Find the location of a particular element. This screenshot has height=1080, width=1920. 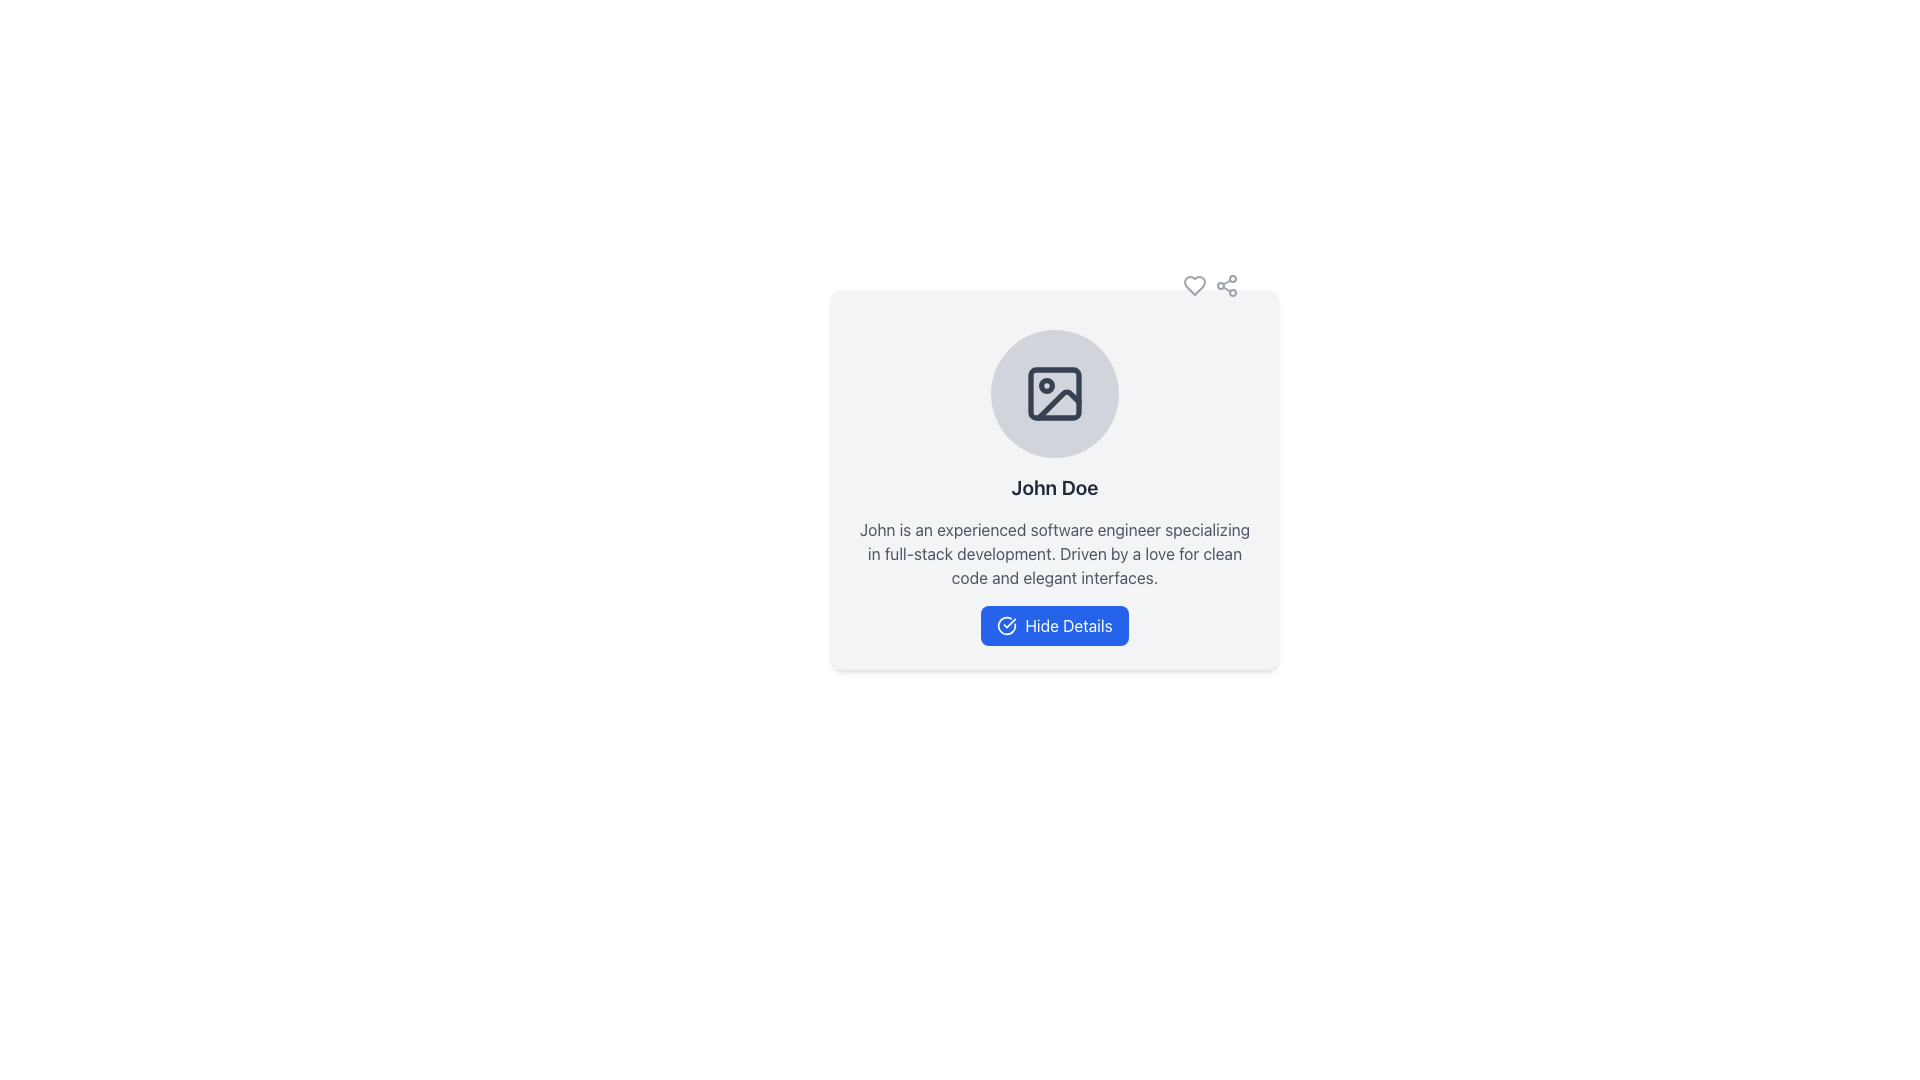

the 'Hide Details' text label styled in white font on a blue background, located within a rounded blue button at the bottom of a card-like section is located at coordinates (1068, 624).